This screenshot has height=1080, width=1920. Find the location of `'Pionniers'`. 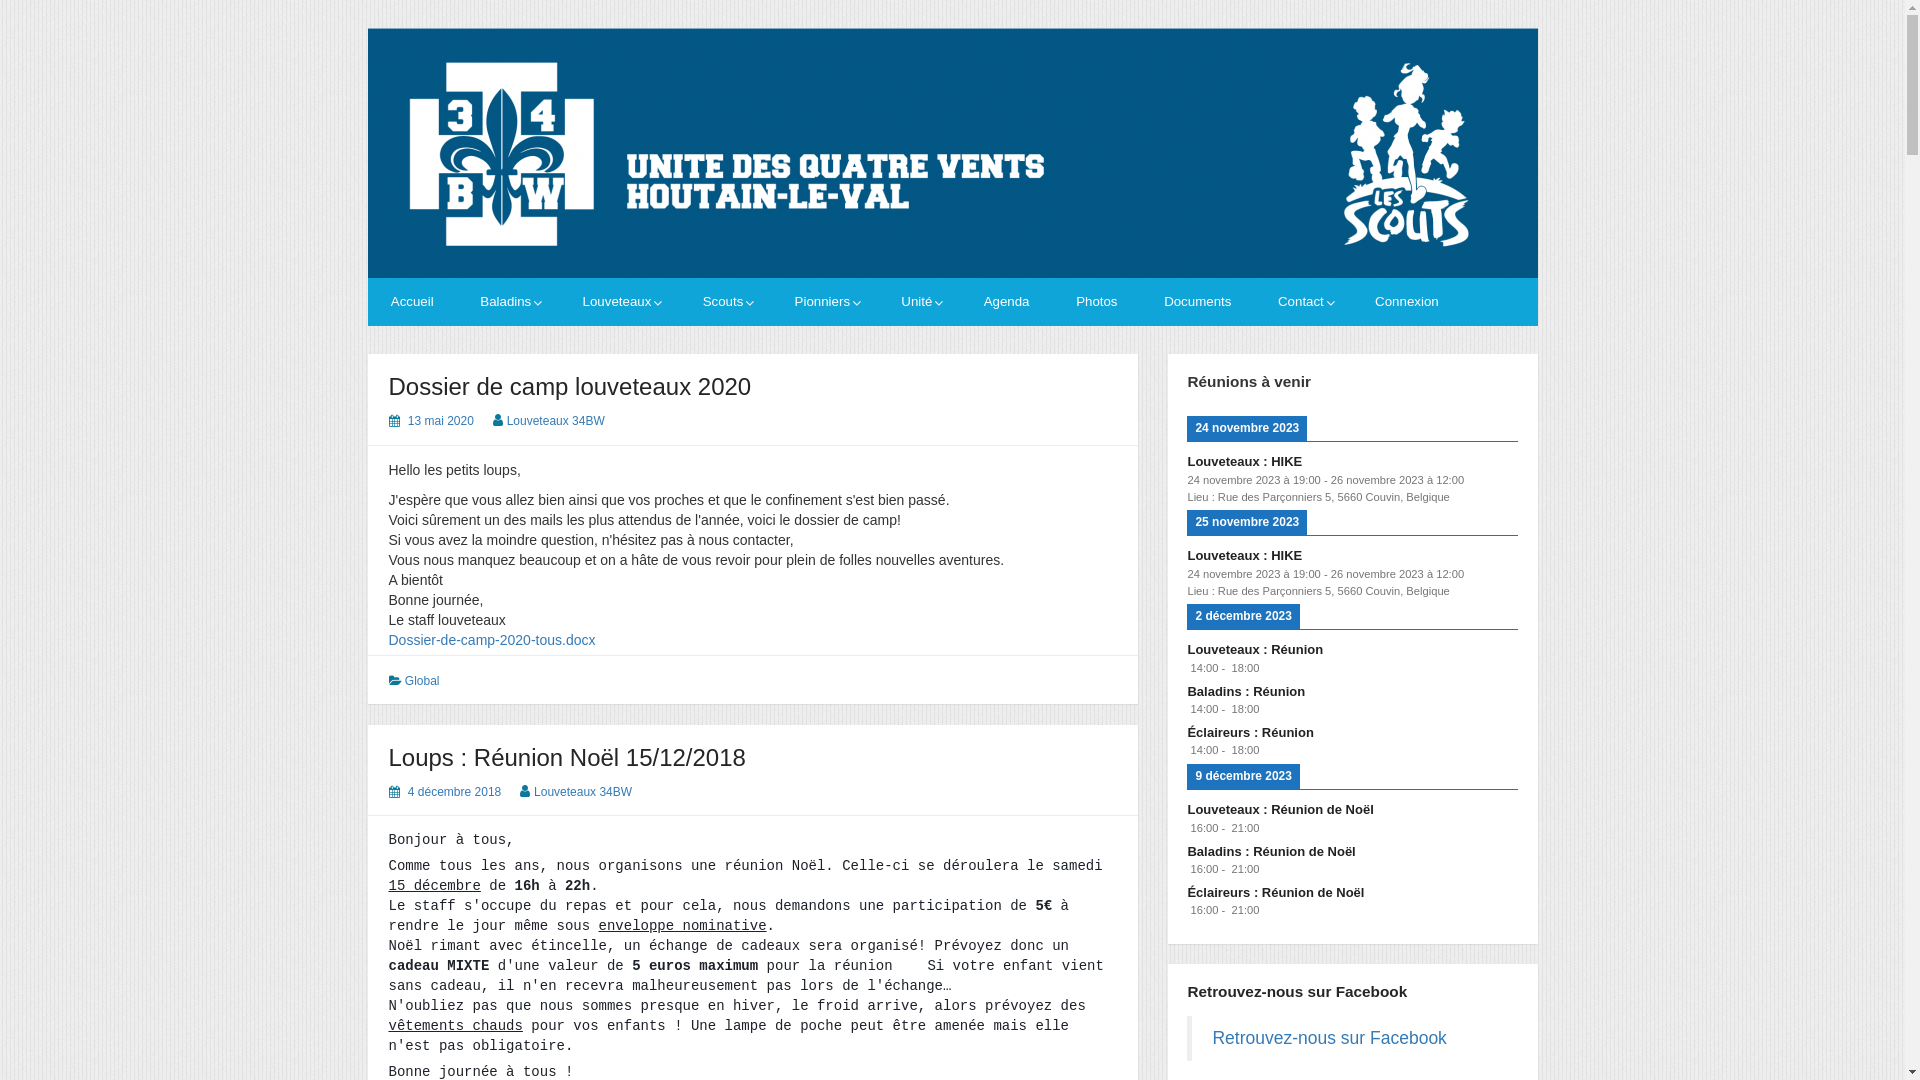

'Pionniers' is located at coordinates (824, 301).